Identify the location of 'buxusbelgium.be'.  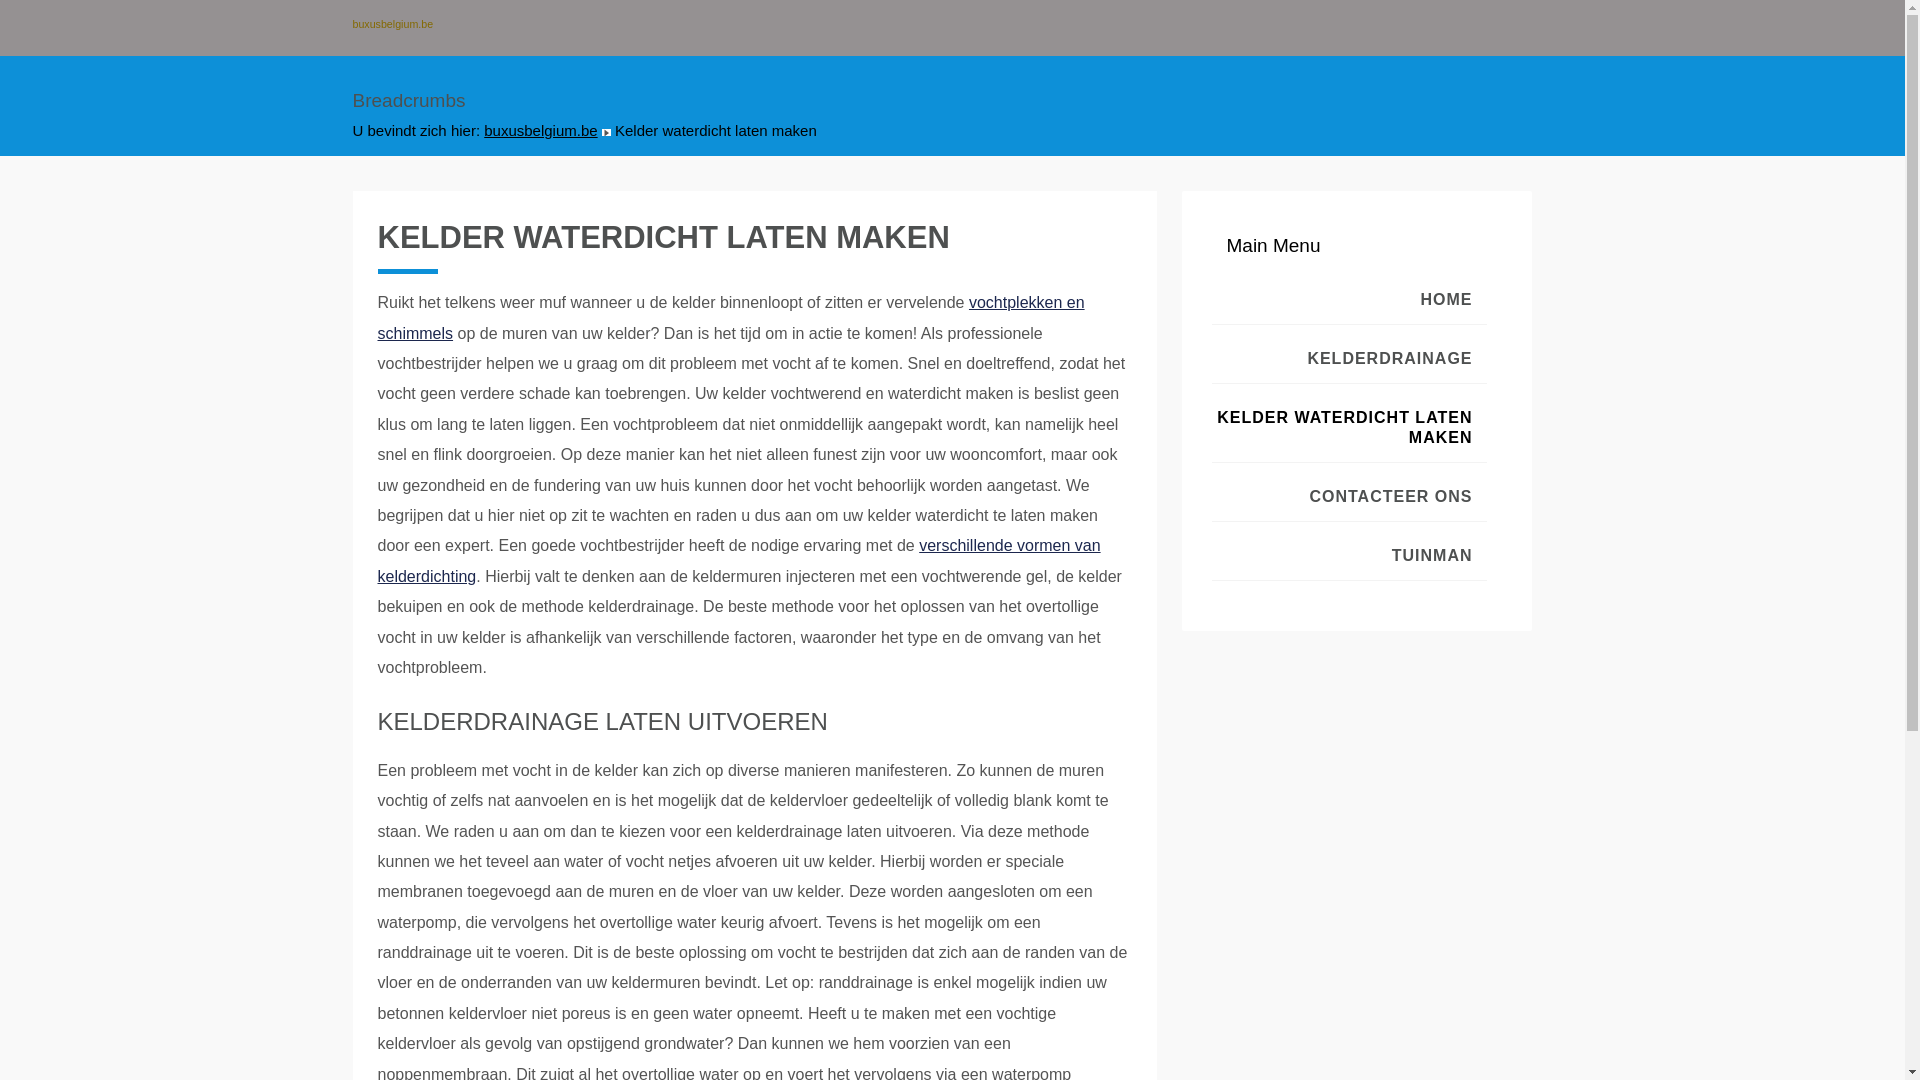
(540, 130).